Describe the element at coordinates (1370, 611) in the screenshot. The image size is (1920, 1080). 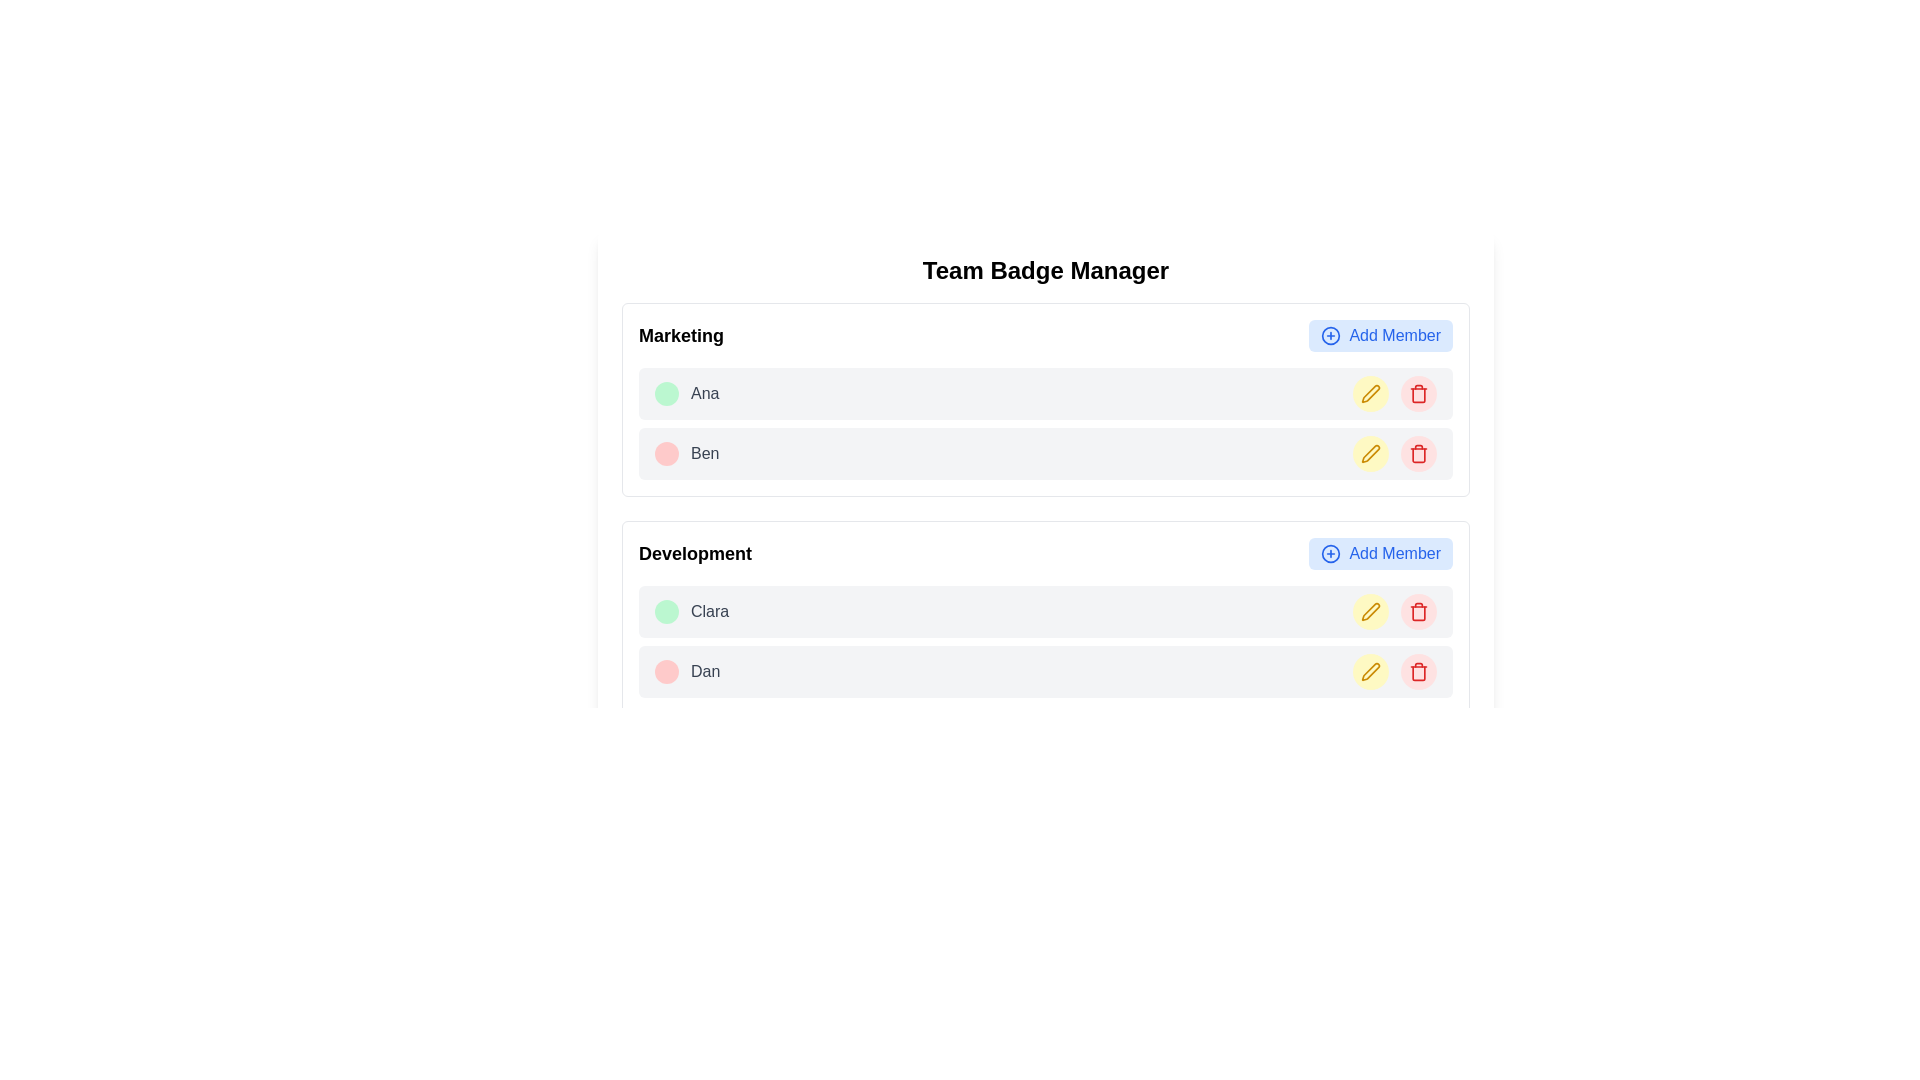
I see `the pen icon within the edit button` at that location.